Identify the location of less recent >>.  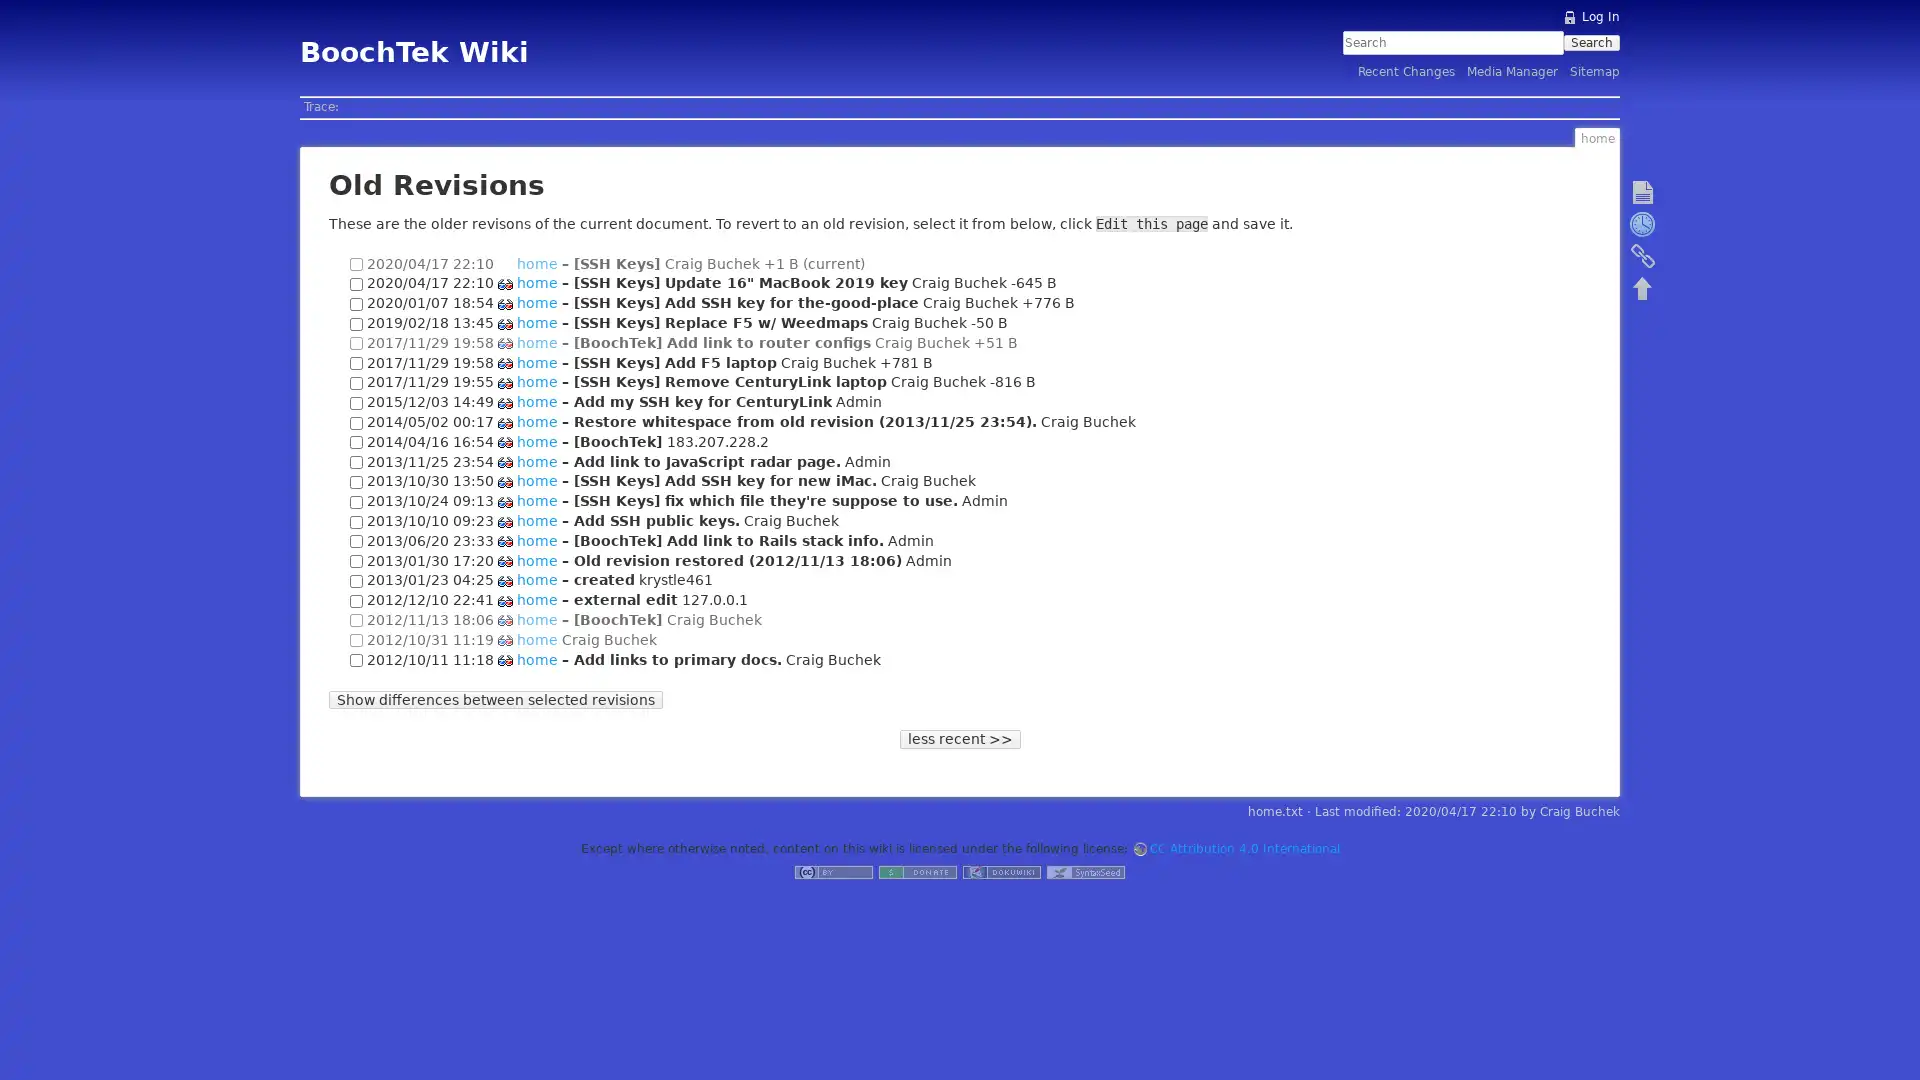
(958, 738).